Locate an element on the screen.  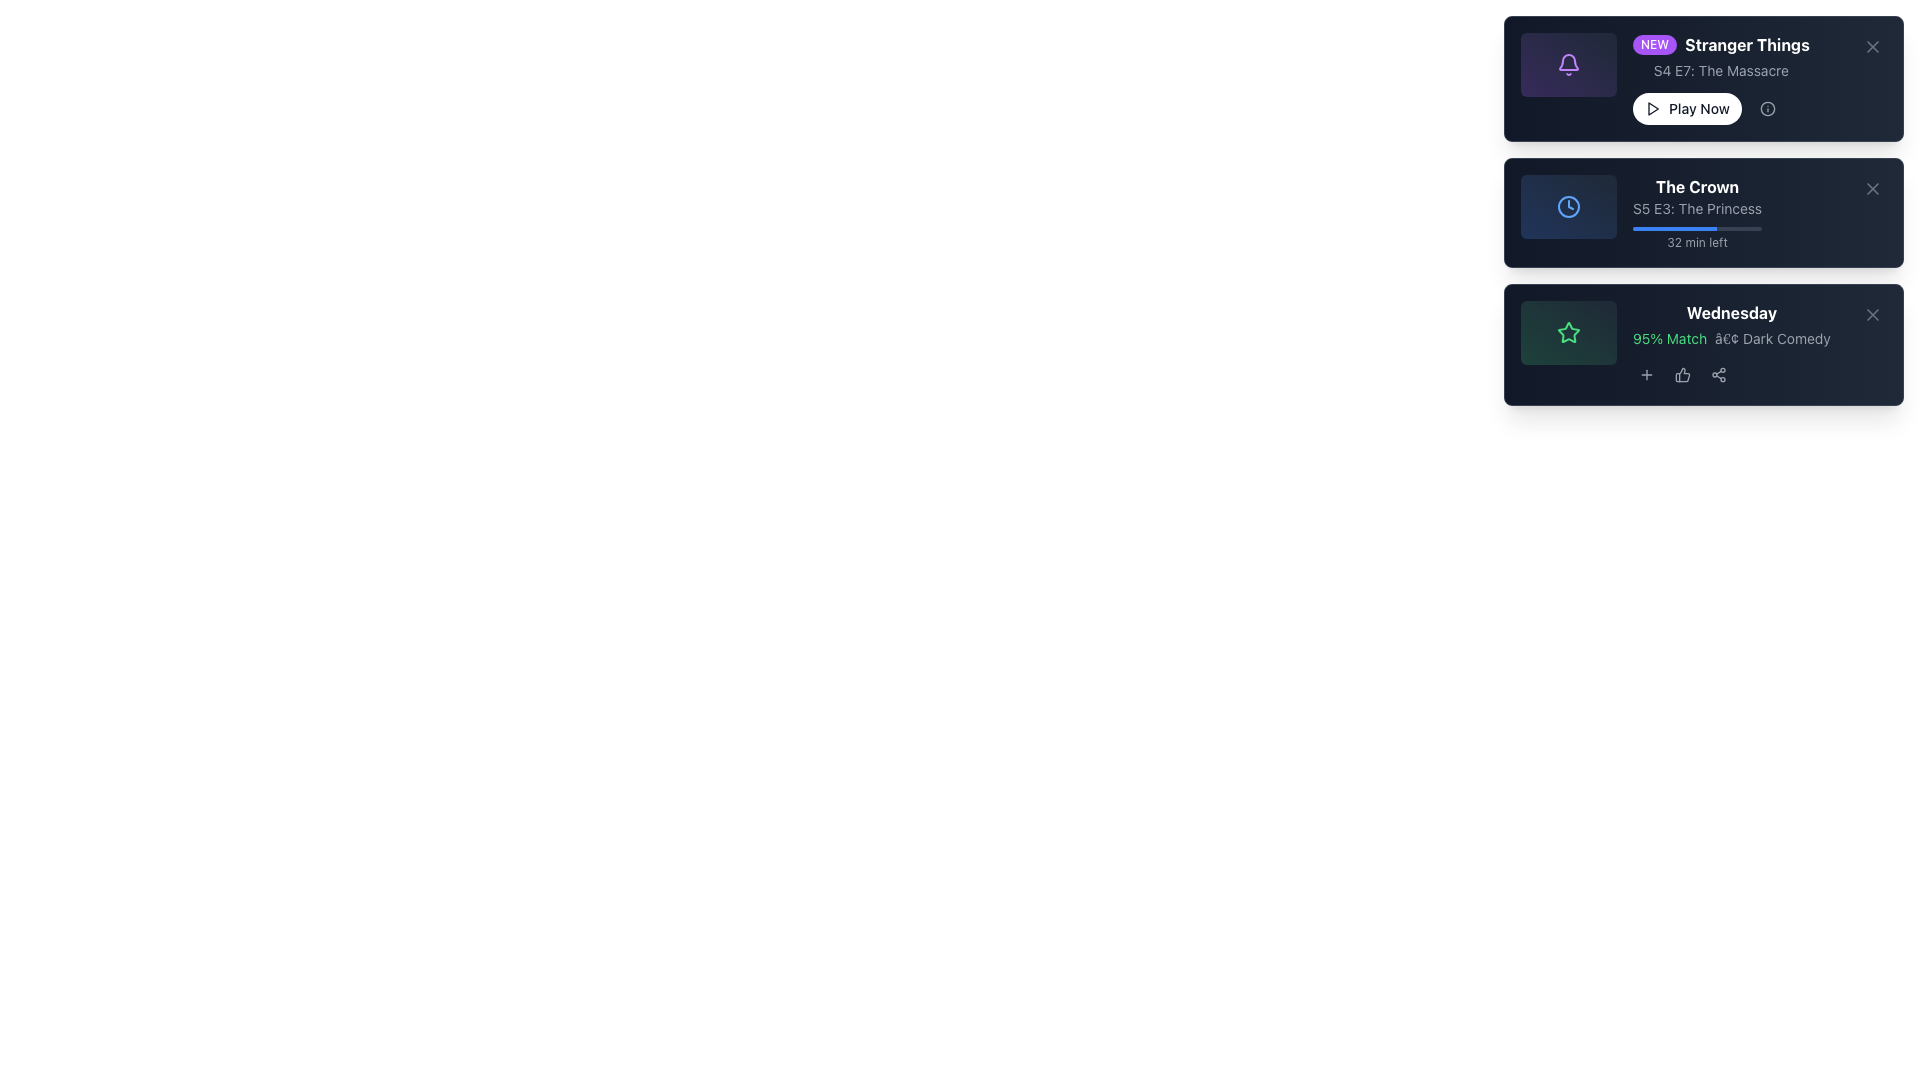
the decorative SVG circle element located in the upper-right section of the card-like structure at the top of the vertical stack is located at coordinates (1767, 108).